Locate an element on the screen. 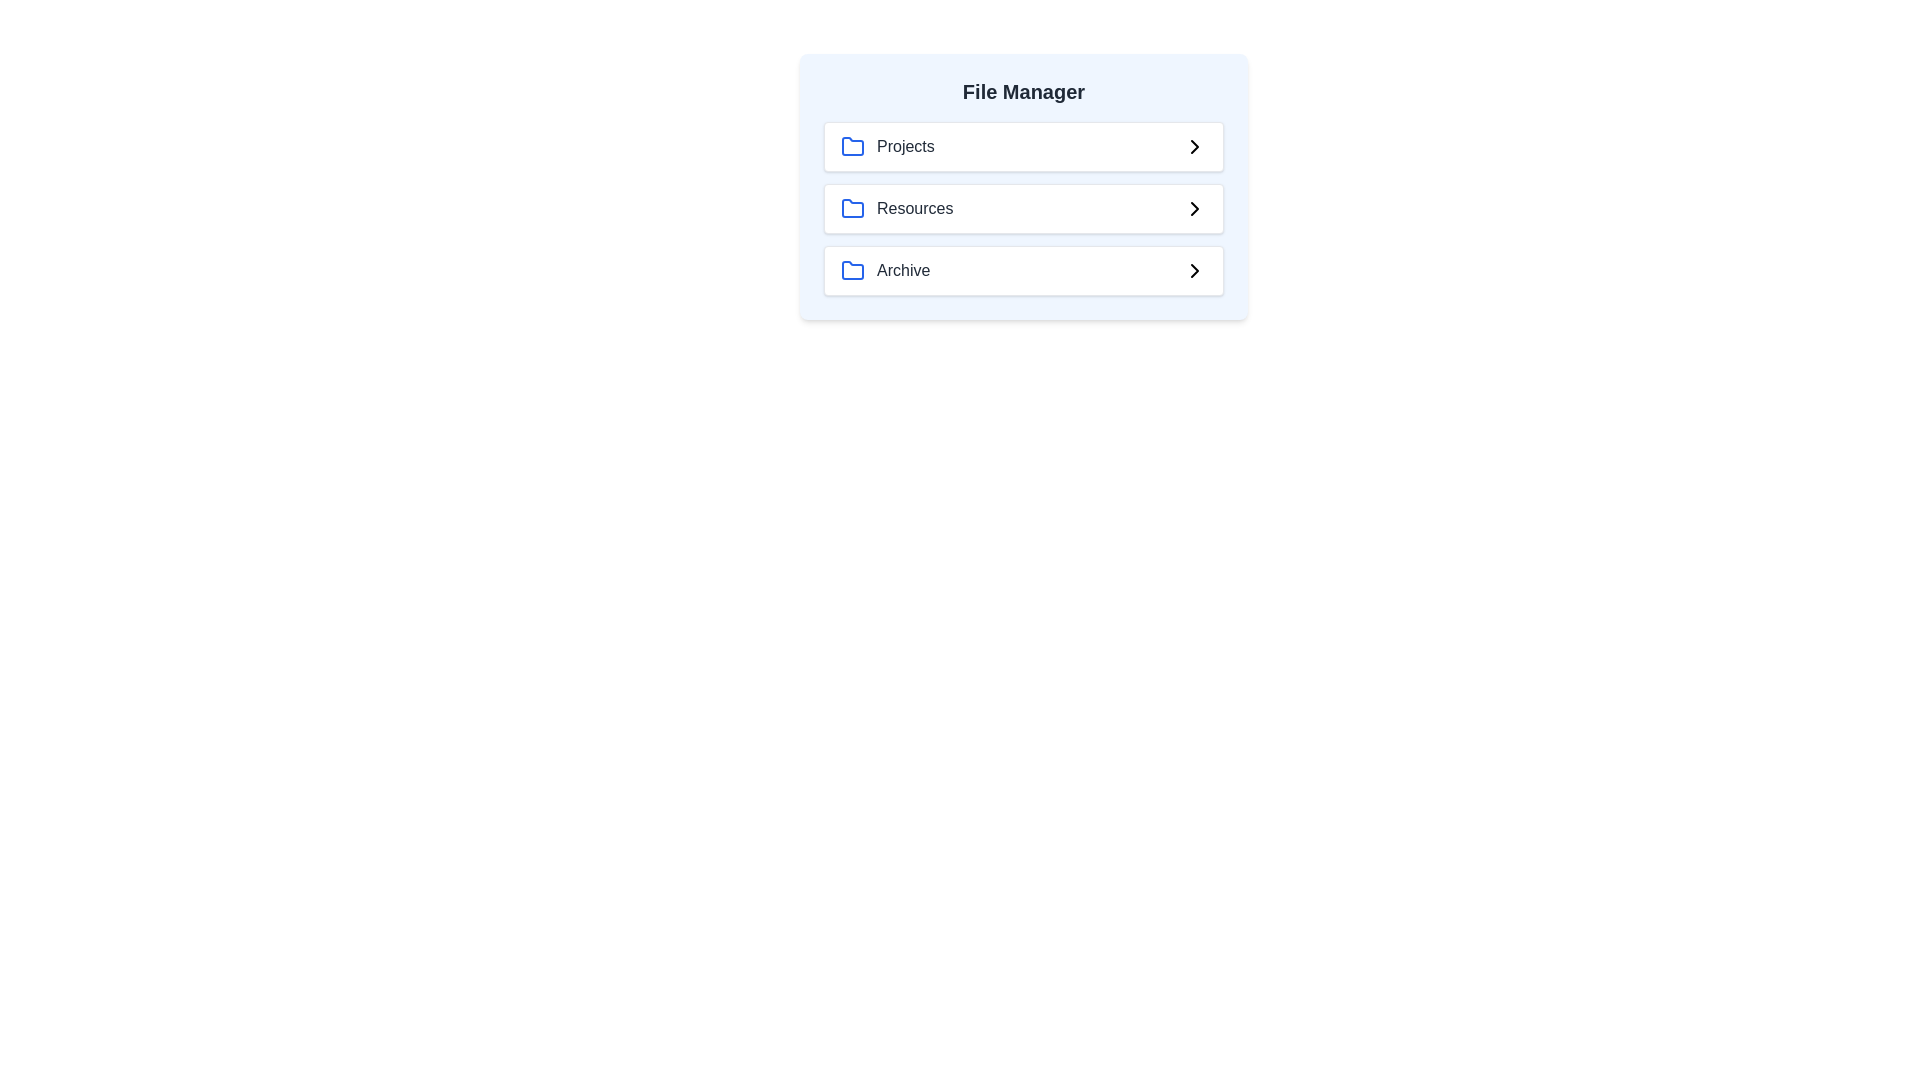 This screenshot has width=1920, height=1080. the second button-like list item in the 'File Manager' that allows access to the 'Resources' folder is located at coordinates (1023, 208).